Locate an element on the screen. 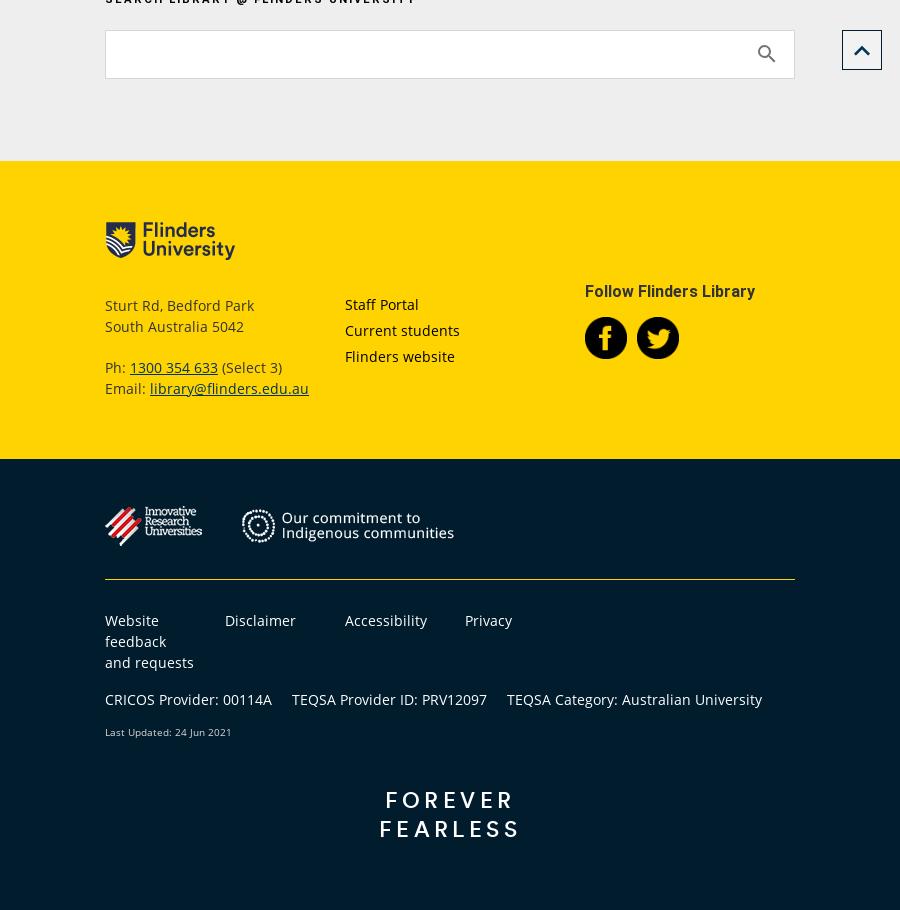  'Email:' is located at coordinates (127, 387).